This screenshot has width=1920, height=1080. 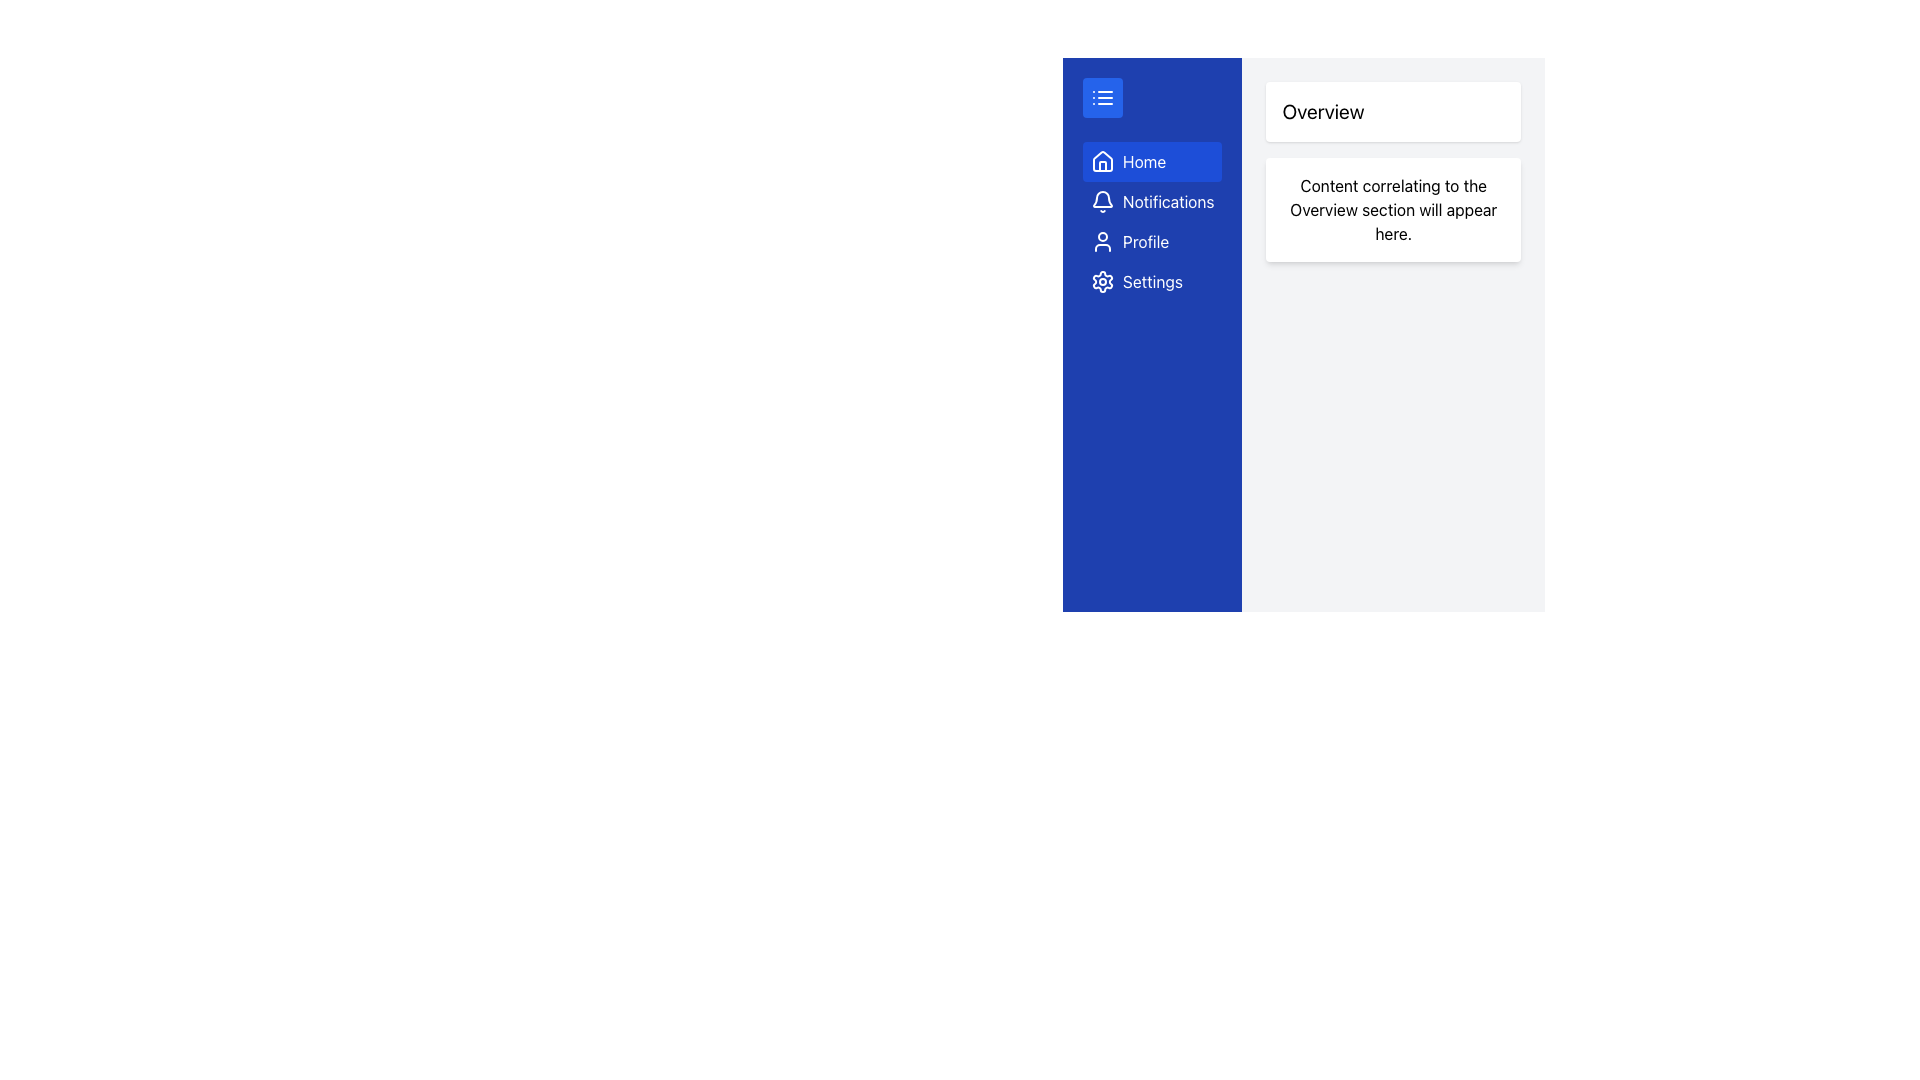 I want to click on the fourth item in the vertical navigation menu on the left sidebar, so click(x=1152, y=281).